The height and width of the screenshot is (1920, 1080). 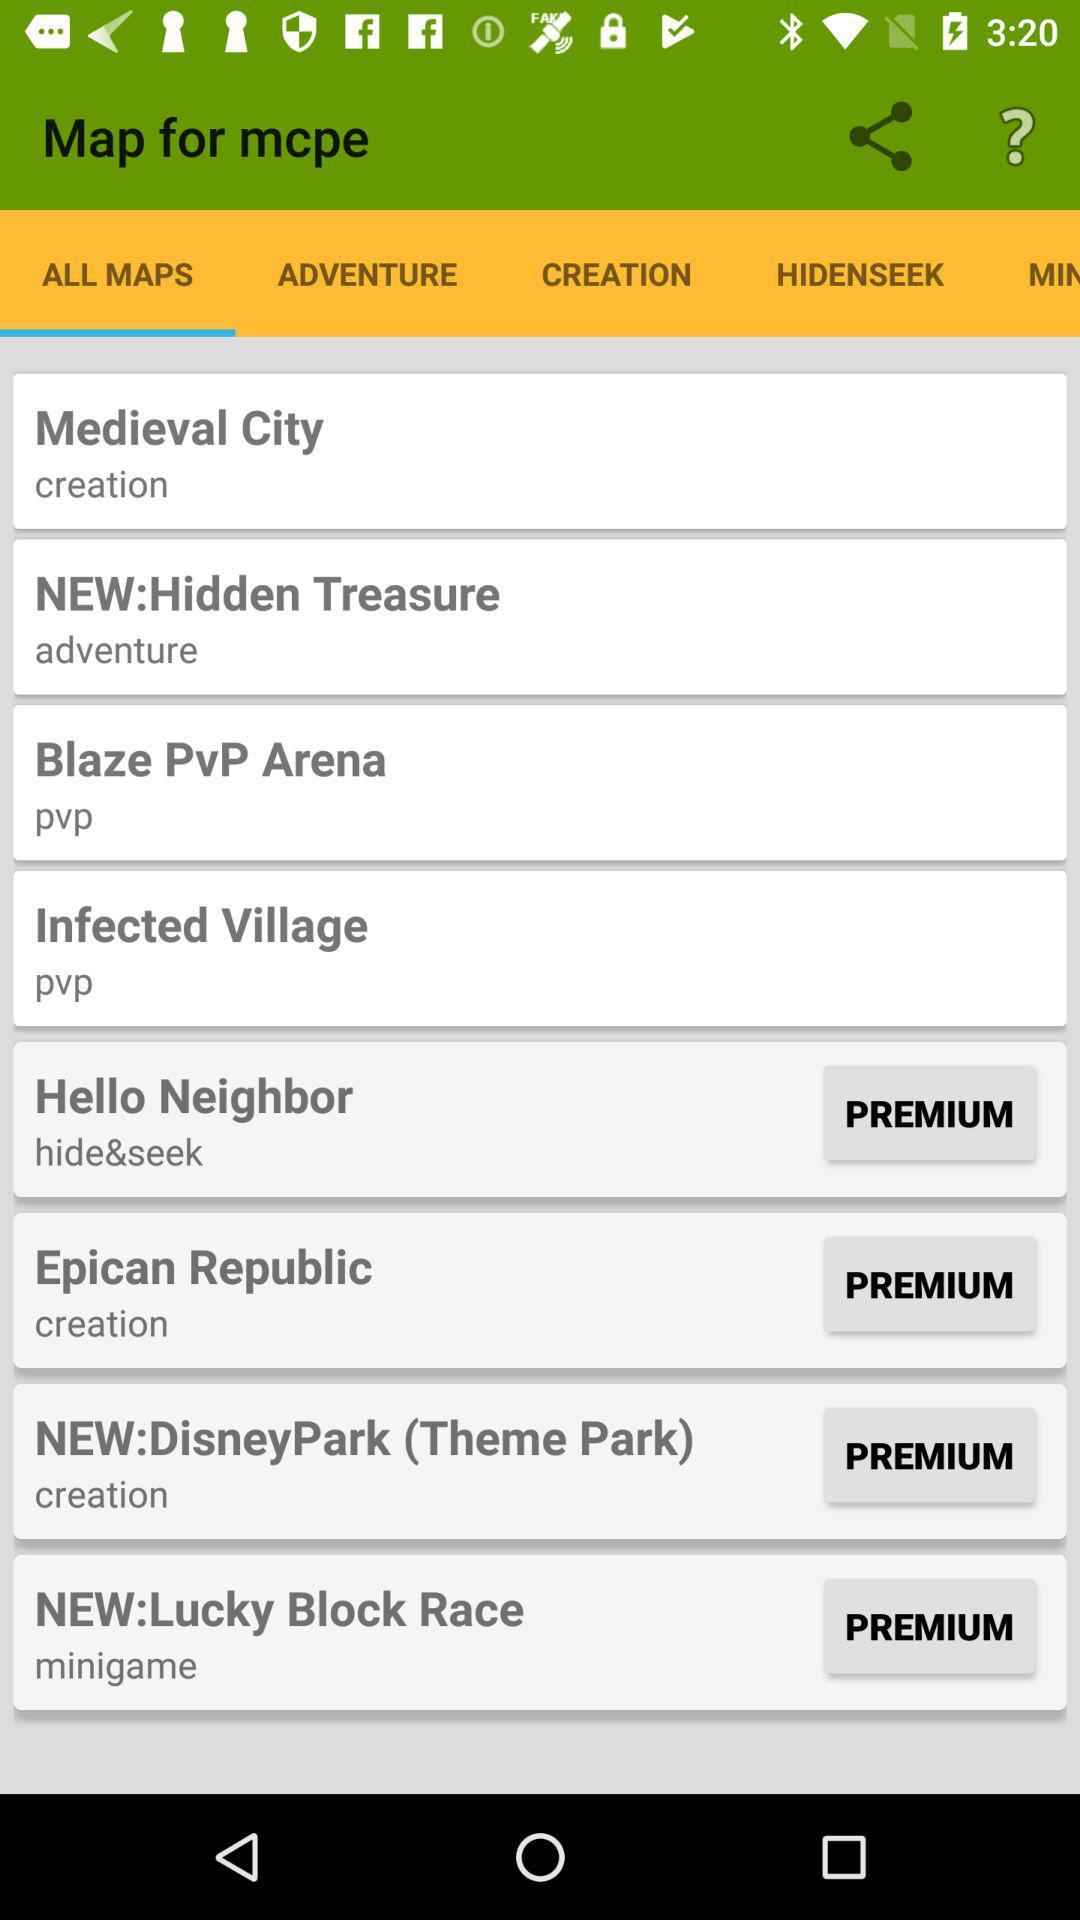 What do you see at coordinates (423, 1093) in the screenshot?
I see `item to the left of premium` at bounding box center [423, 1093].